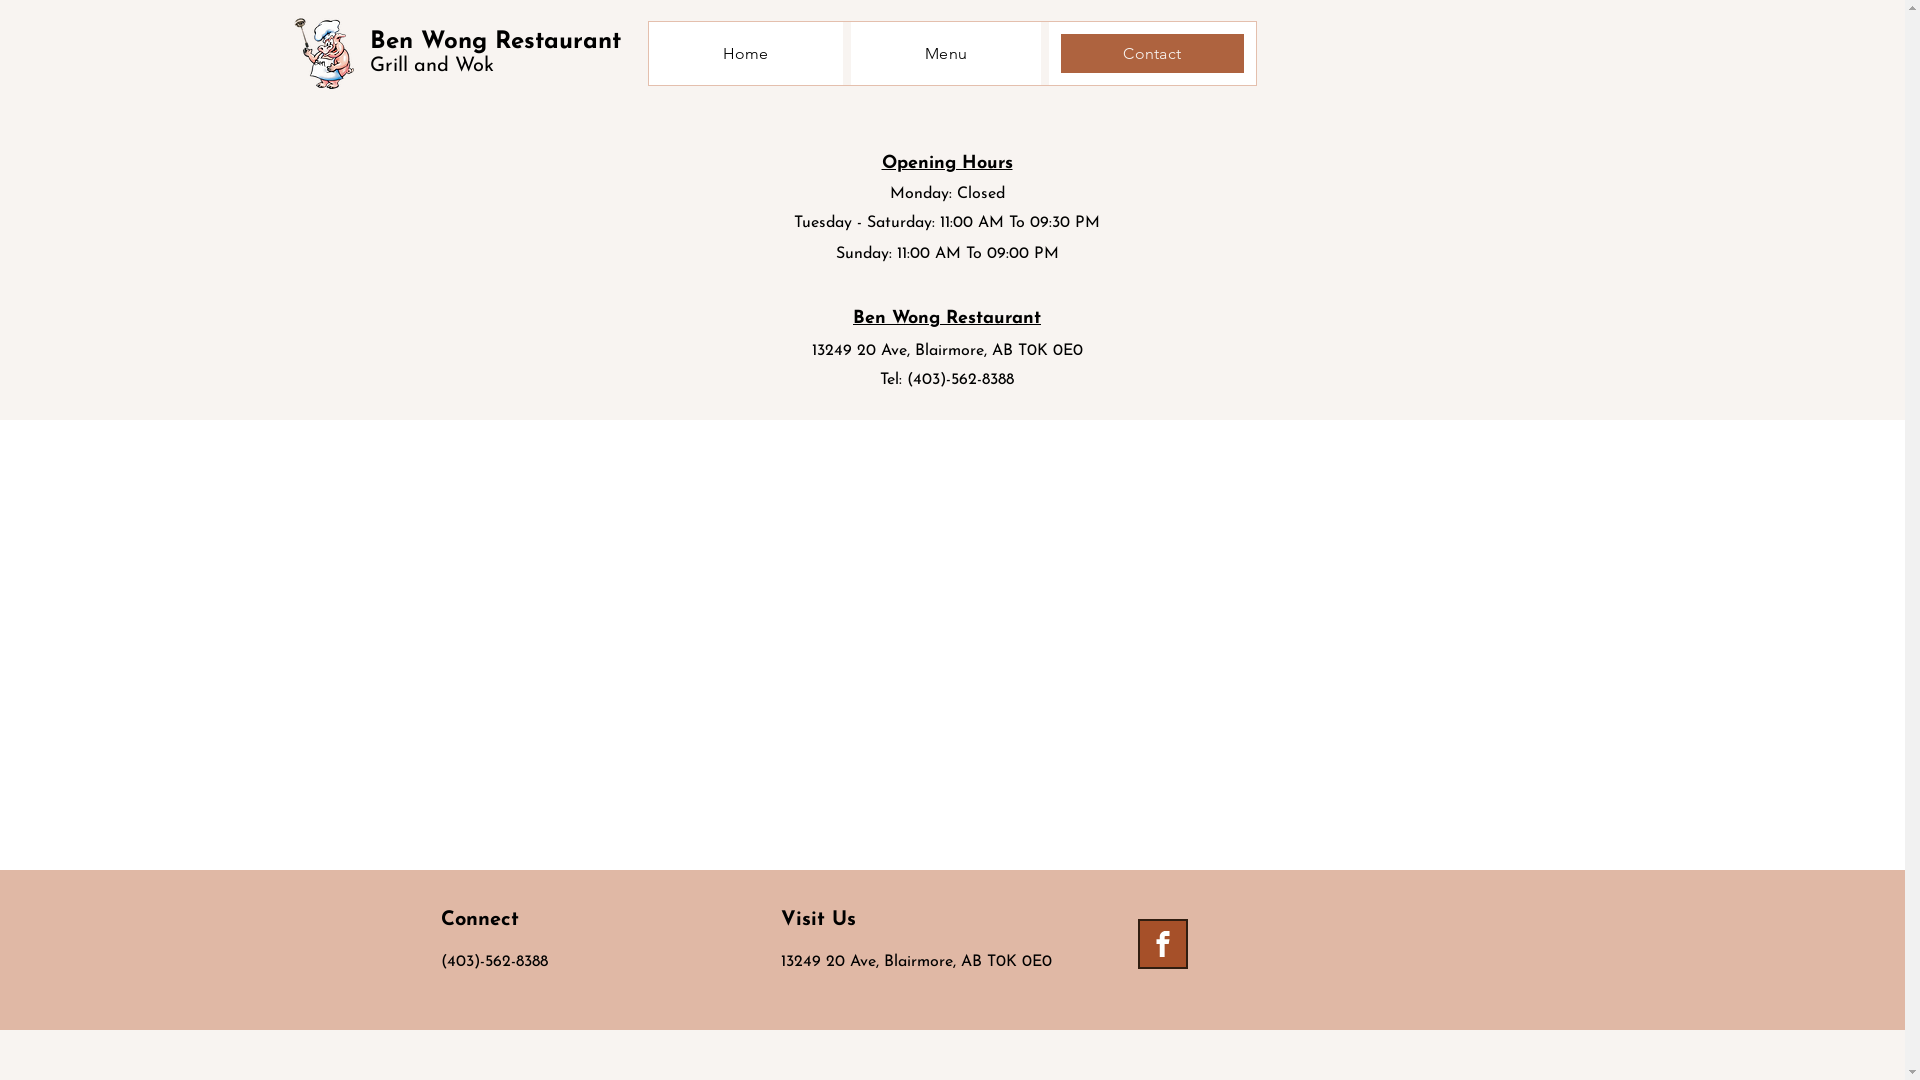 The width and height of the screenshot is (1920, 1080). What do you see at coordinates (1152, 52) in the screenshot?
I see `'Contact'` at bounding box center [1152, 52].